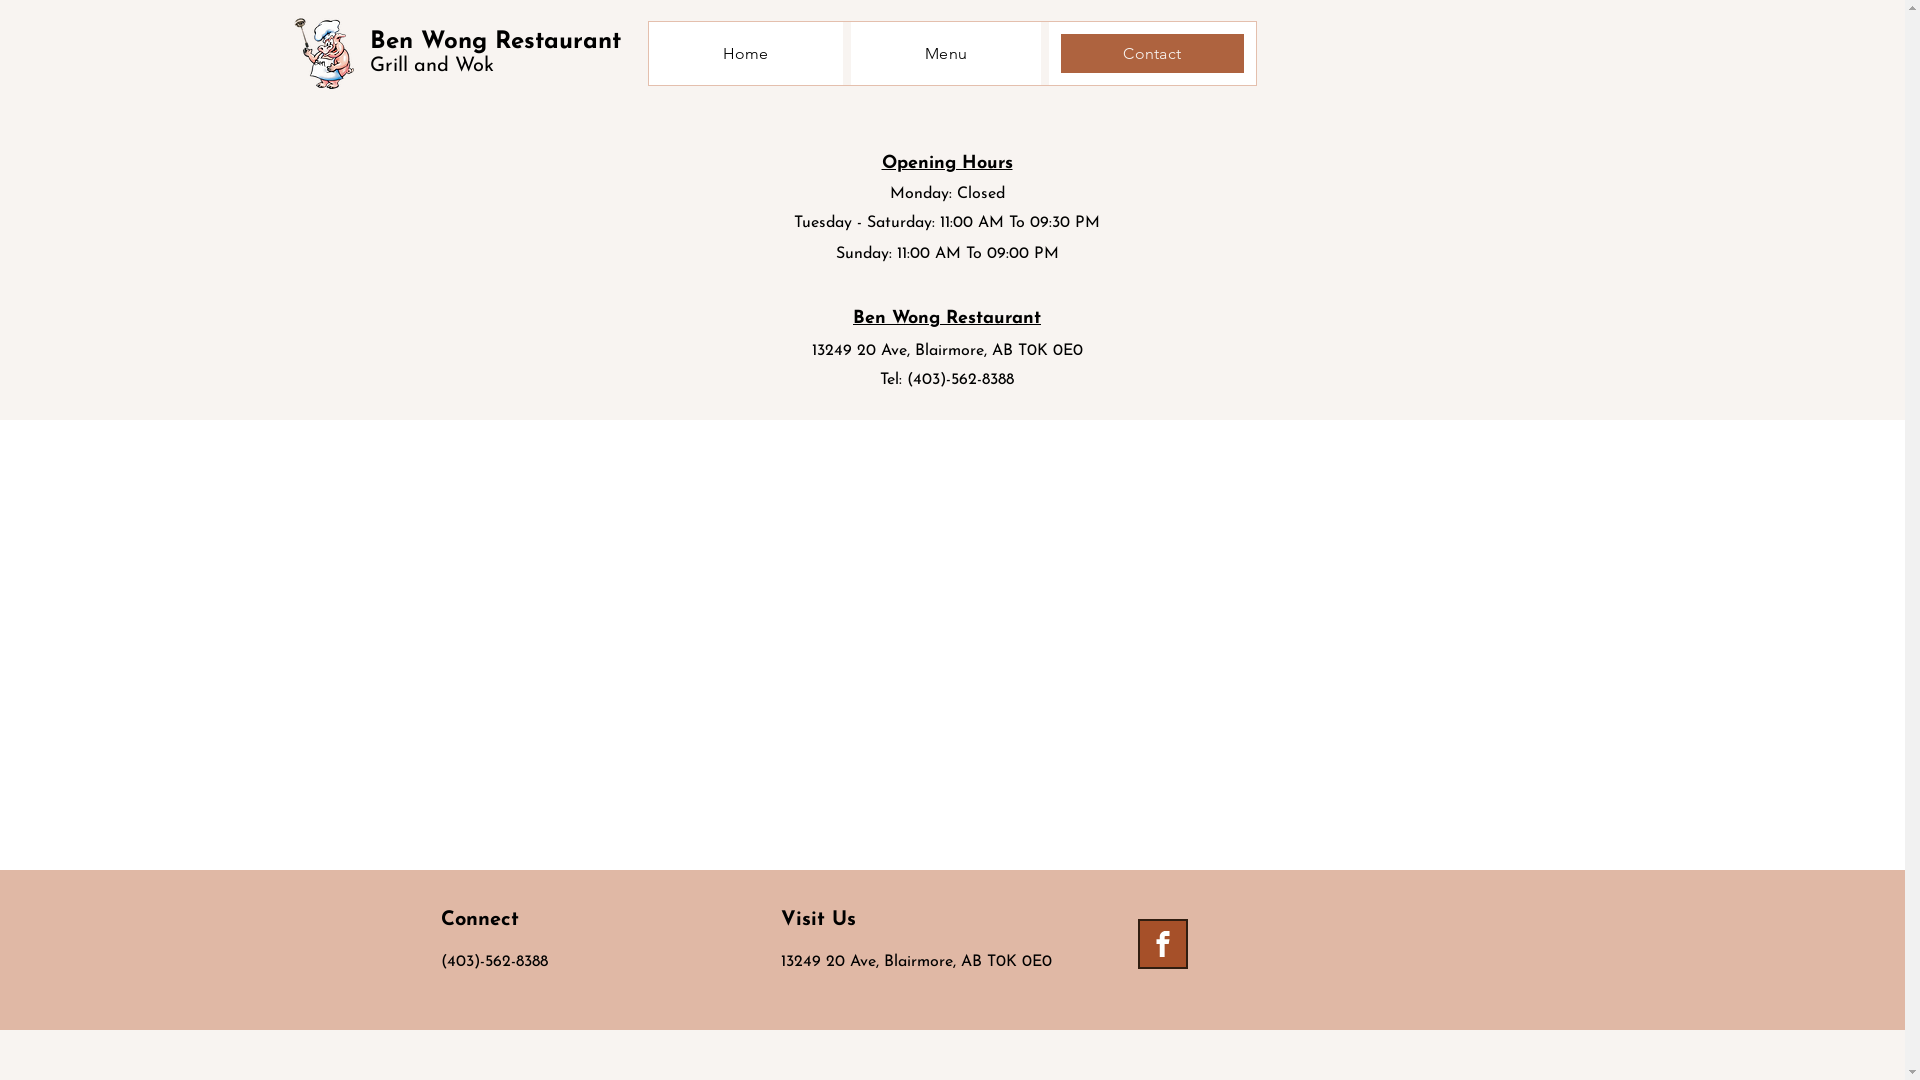 The width and height of the screenshot is (1920, 1080). What do you see at coordinates (1152, 52) in the screenshot?
I see `'Contact'` at bounding box center [1152, 52].